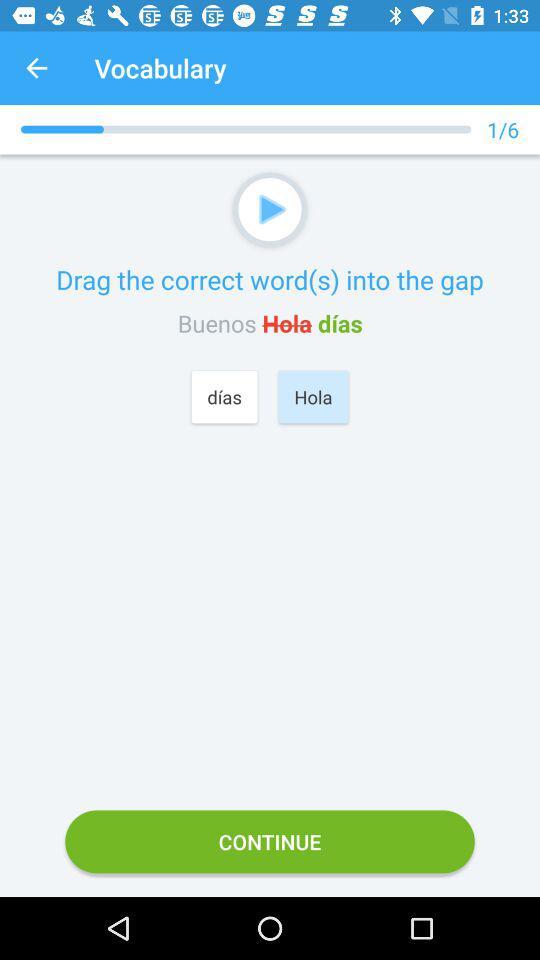 Image resolution: width=540 pixels, height=960 pixels. Describe the element at coordinates (36, 68) in the screenshot. I see `the item next to vocabulary icon` at that location.